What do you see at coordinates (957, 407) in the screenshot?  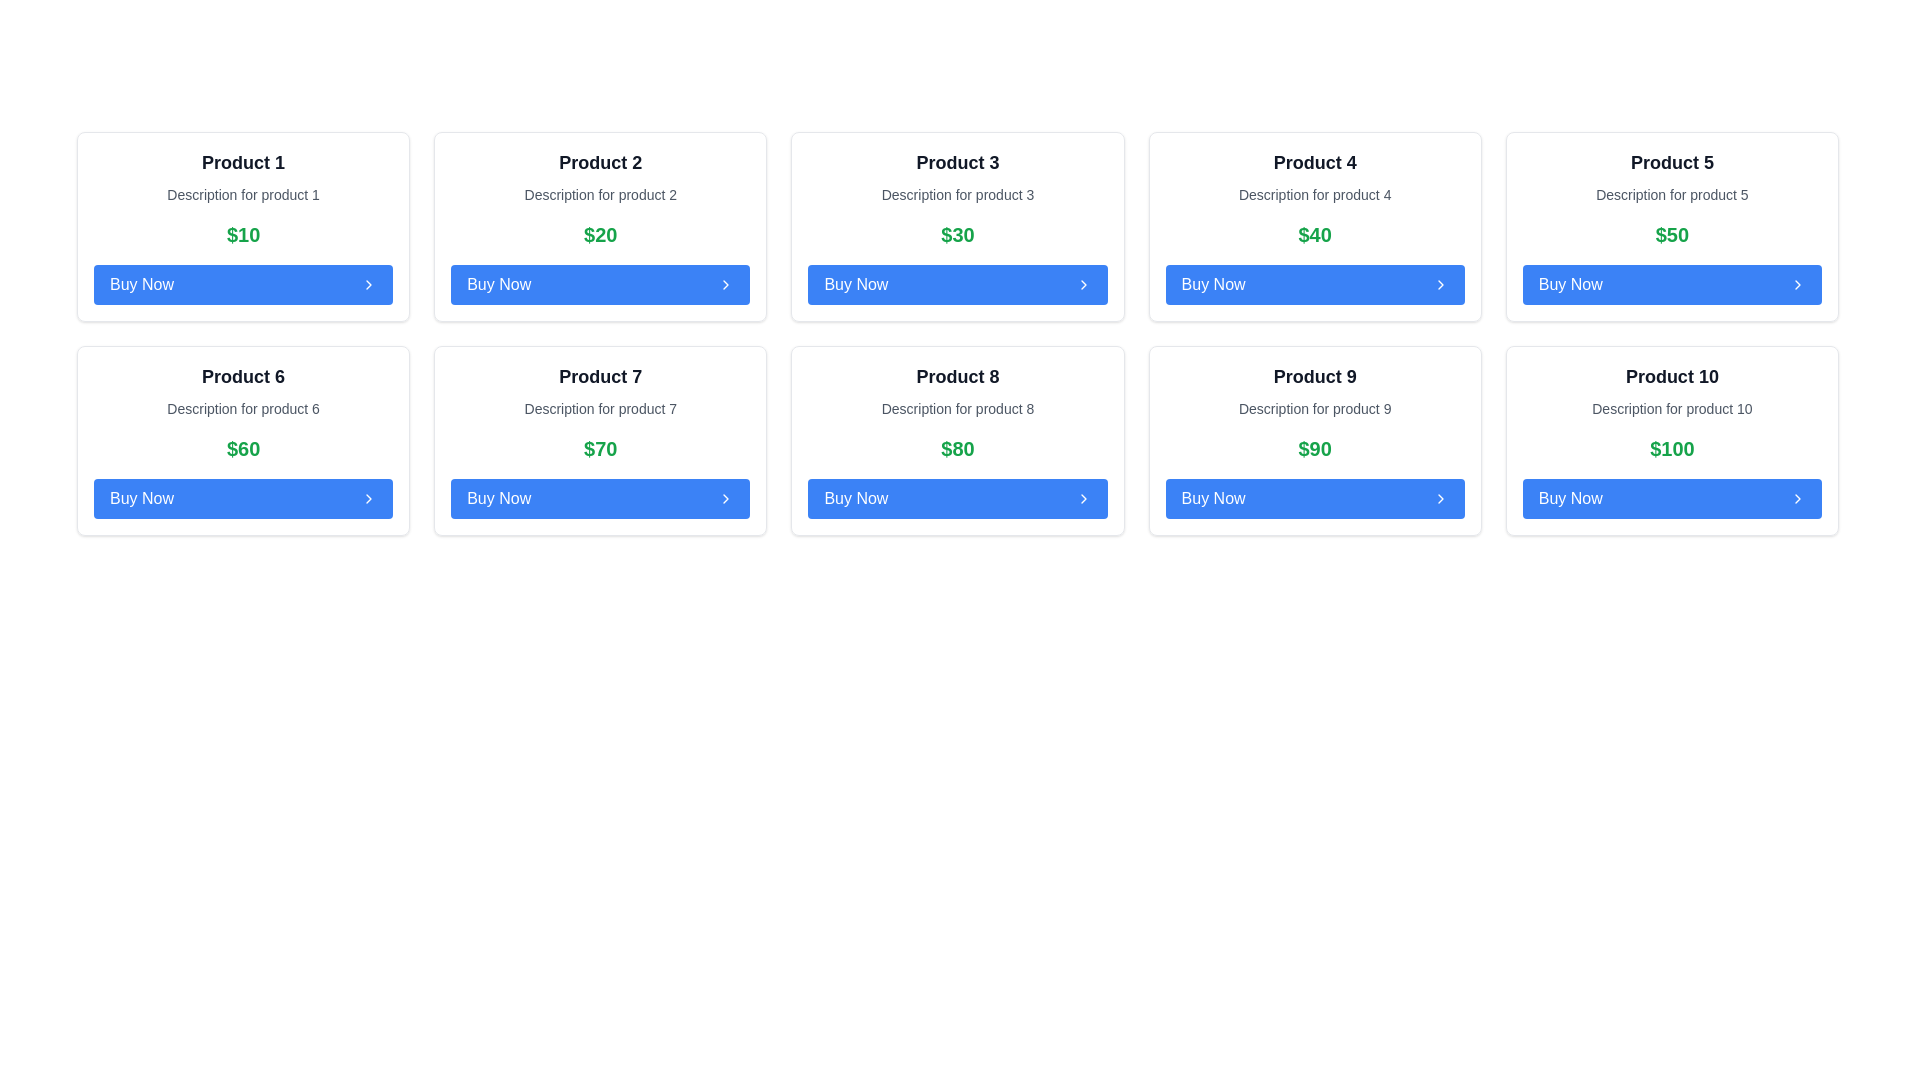 I see `the text field displaying 'Description for product 8', which is located beneath the title 'Product 8' and above the price '$80' within a bordered card layout` at bounding box center [957, 407].